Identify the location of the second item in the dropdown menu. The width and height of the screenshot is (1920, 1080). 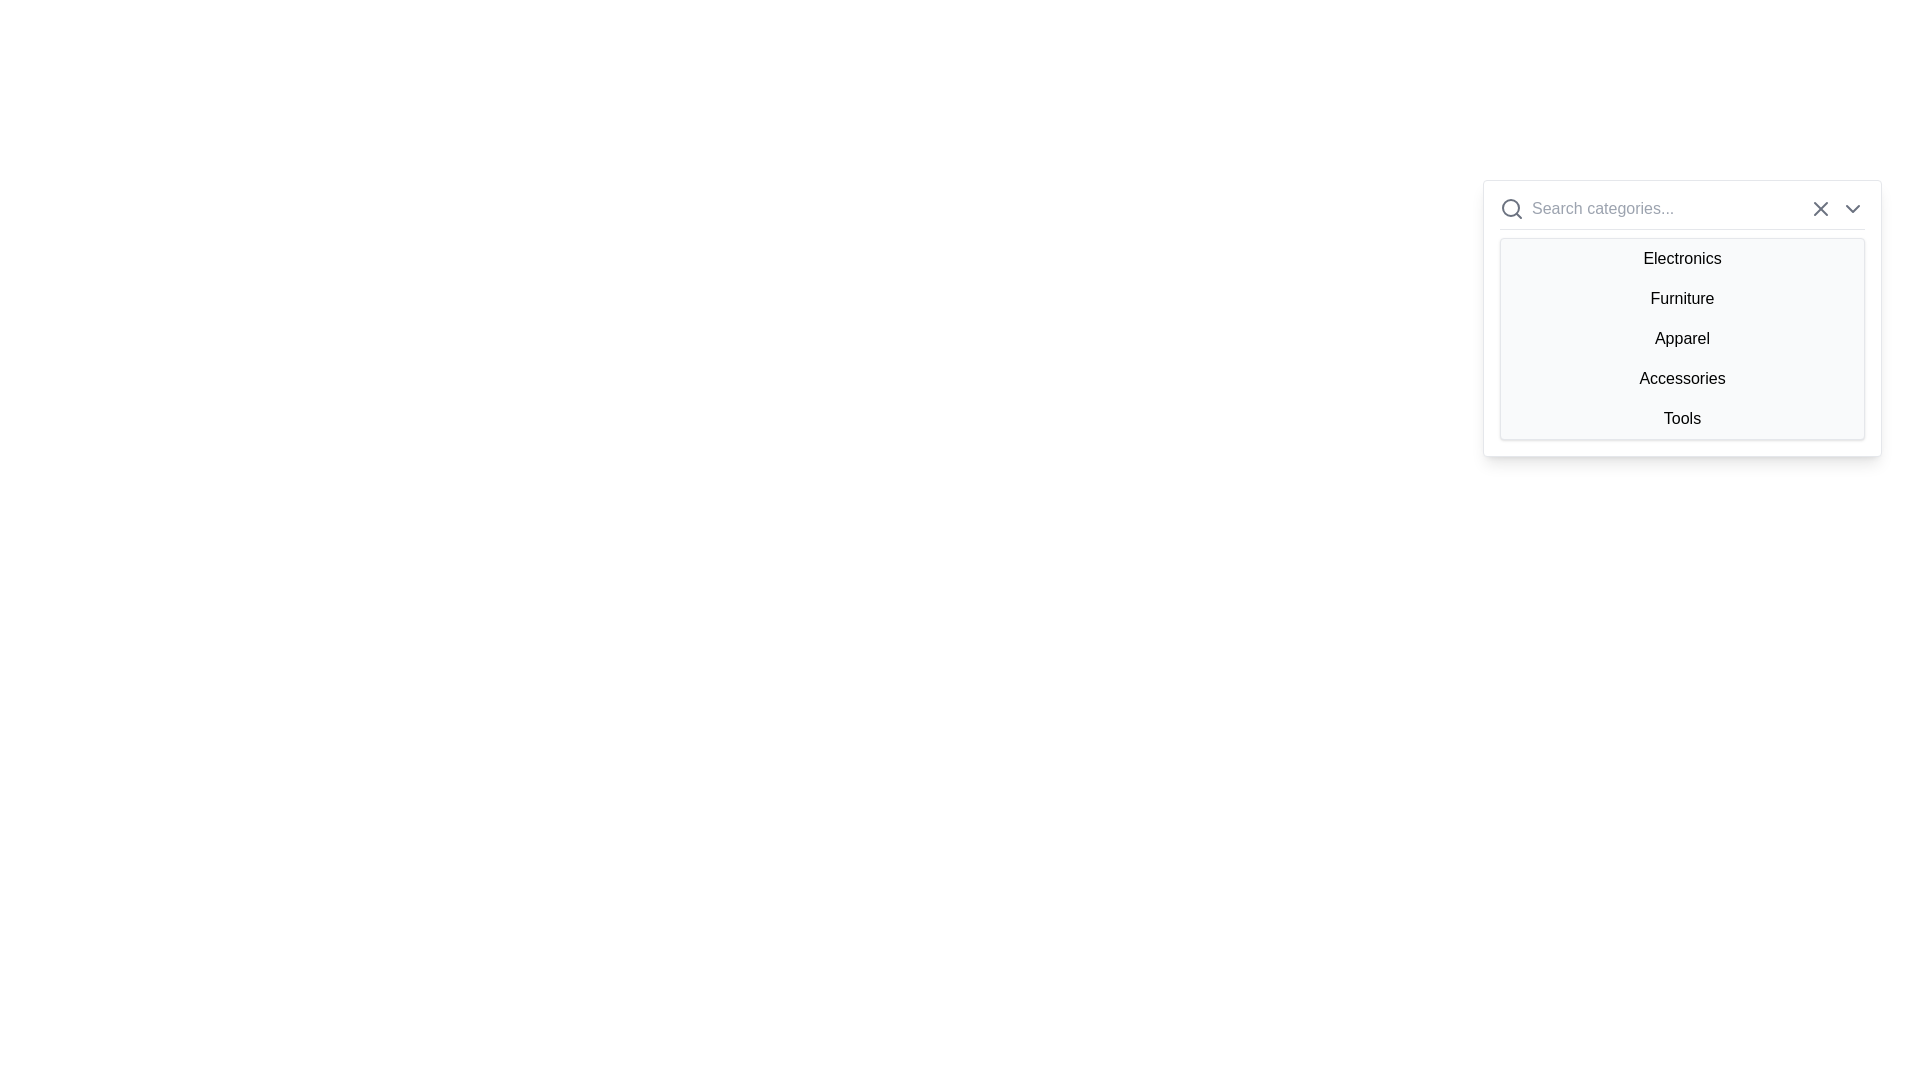
(1681, 299).